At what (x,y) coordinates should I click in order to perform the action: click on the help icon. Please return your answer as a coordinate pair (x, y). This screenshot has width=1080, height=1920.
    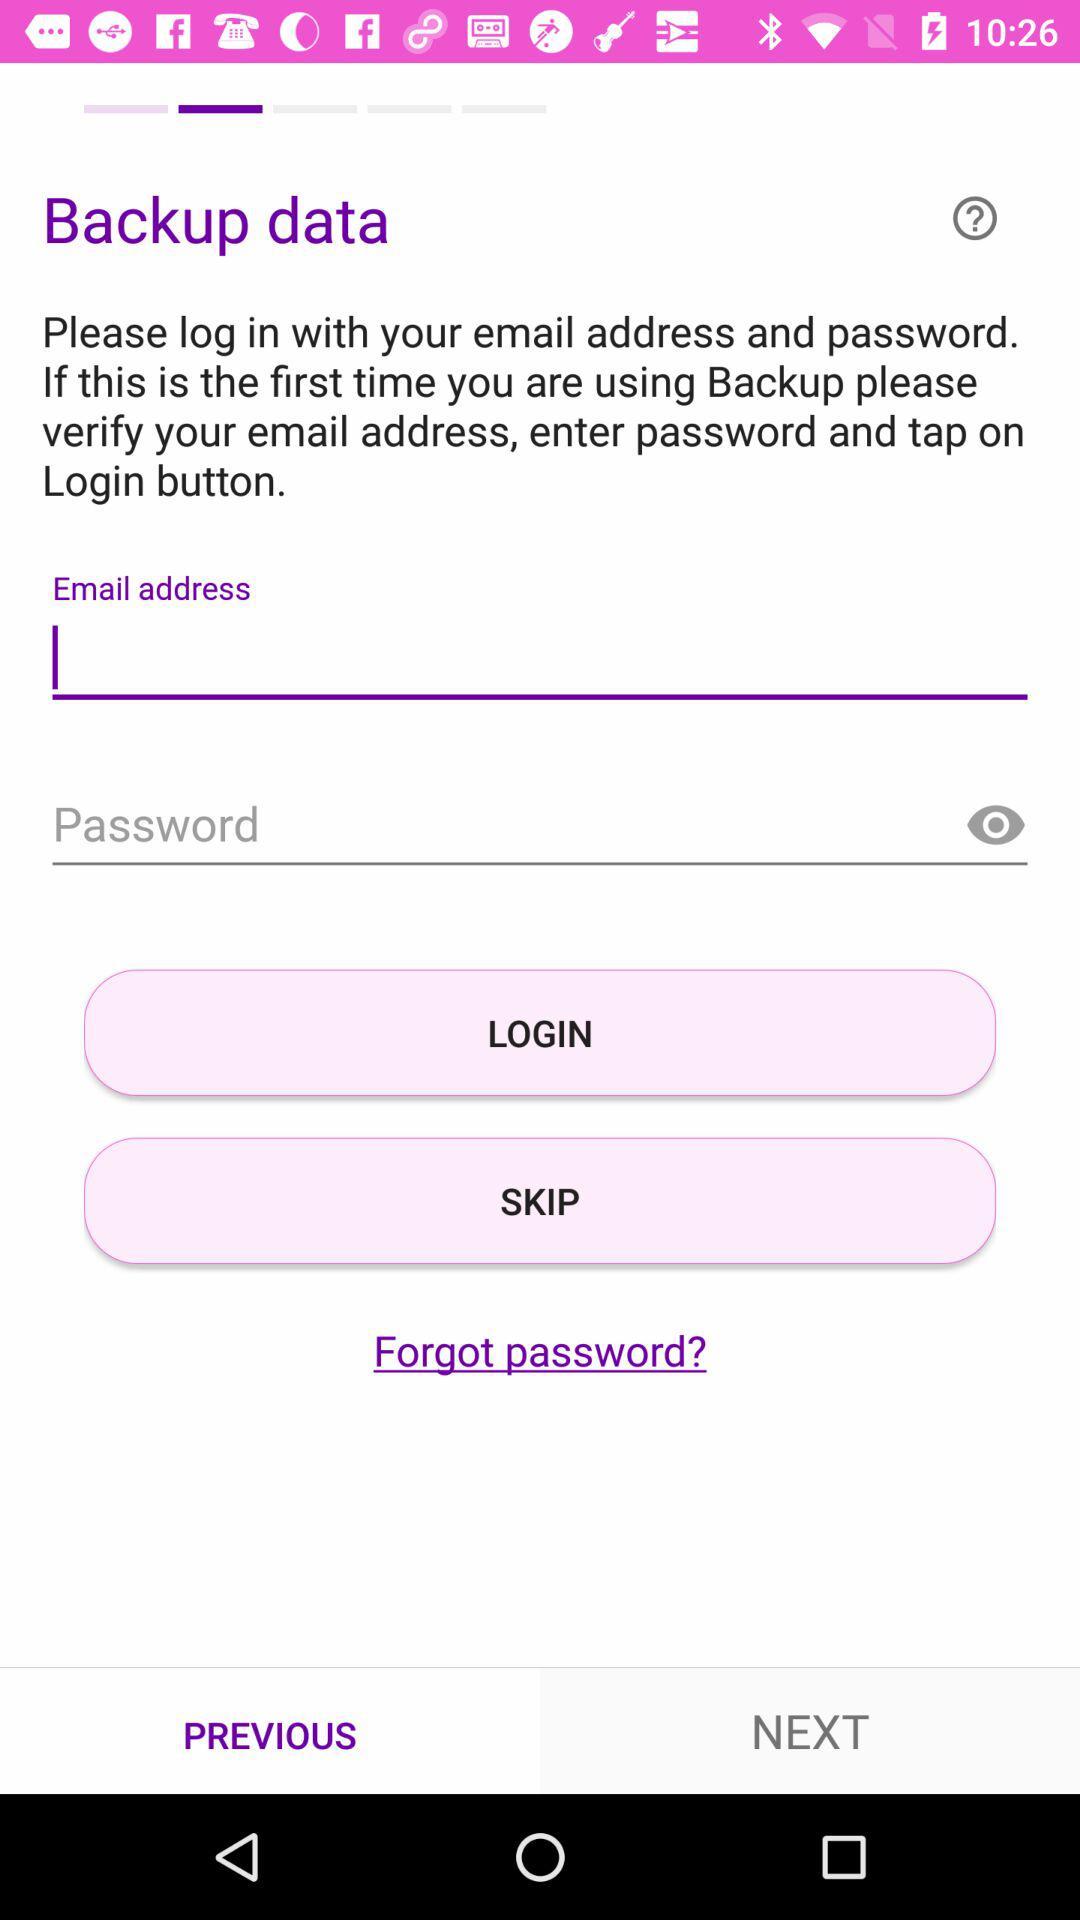
    Looking at the image, I should click on (974, 218).